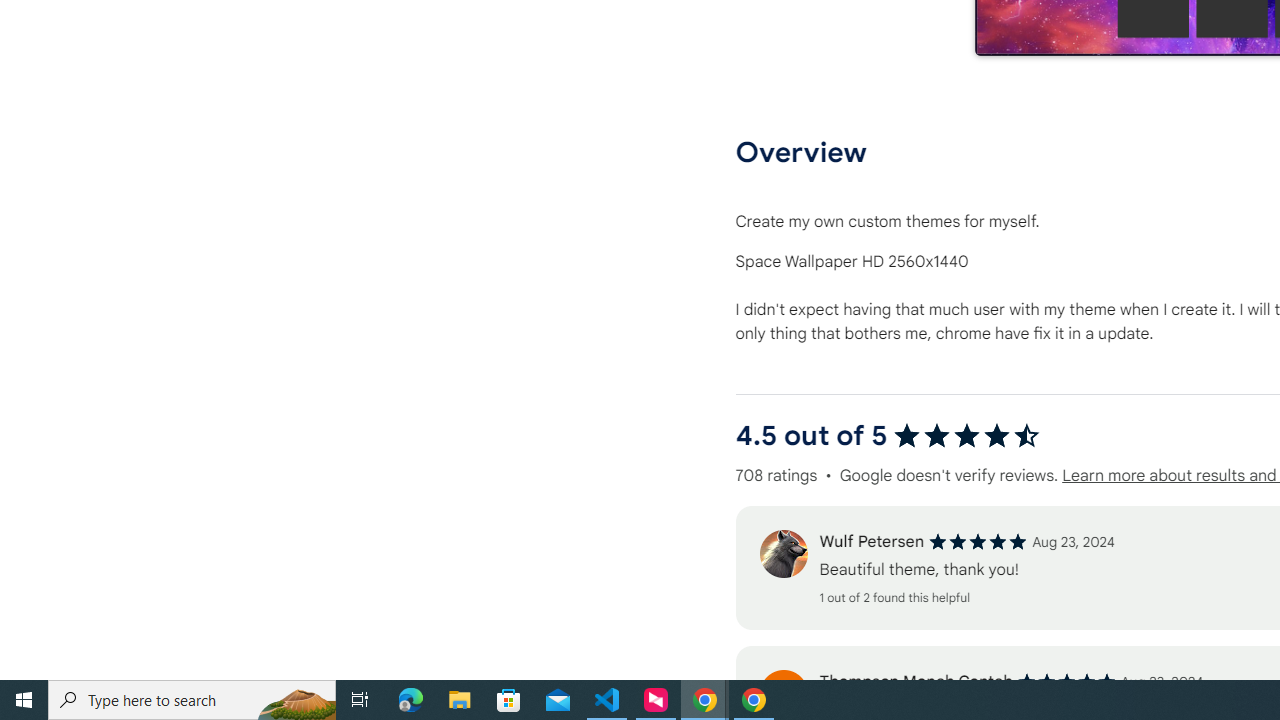 Image resolution: width=1280 pixels, height=720 pixels. Describe the element at coordinates (966, 435) in the screenshot. I see `'4.5 out of 5 stars'` at that location.